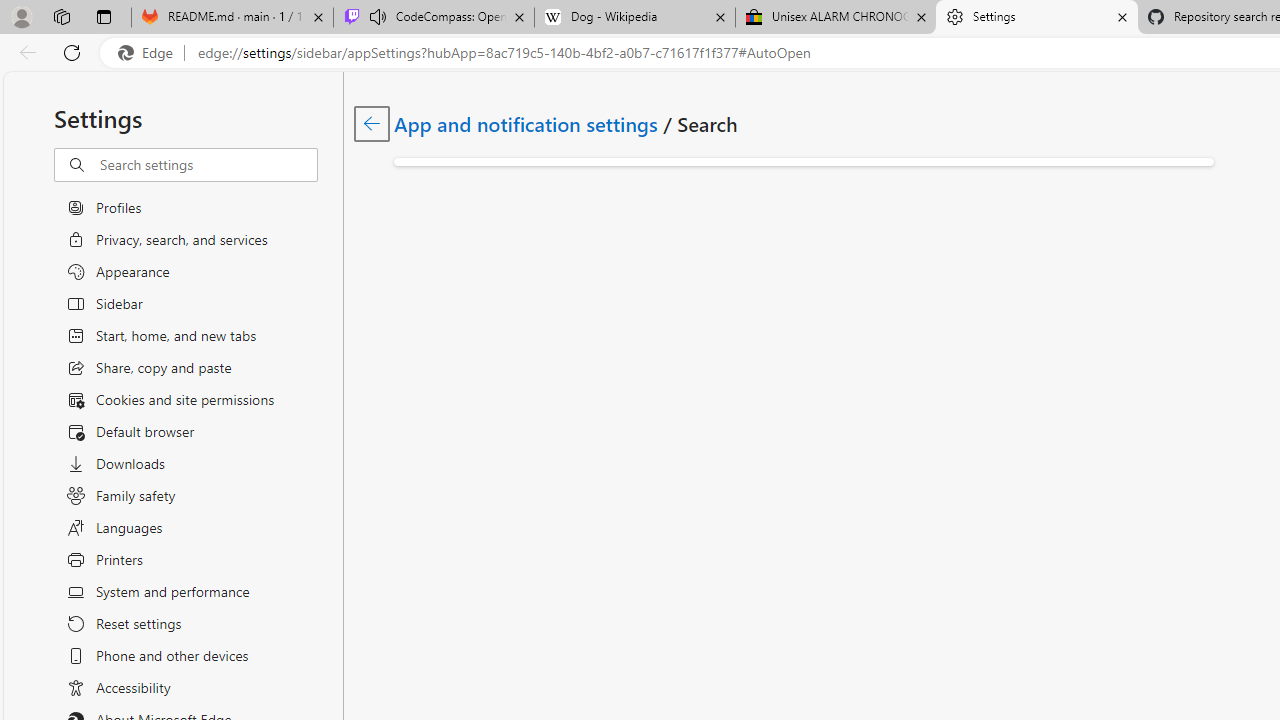  What do you see at coordinates (378, 16) in the screenshot?
I see `'Mute tab'` at bounding box center [378, 16].